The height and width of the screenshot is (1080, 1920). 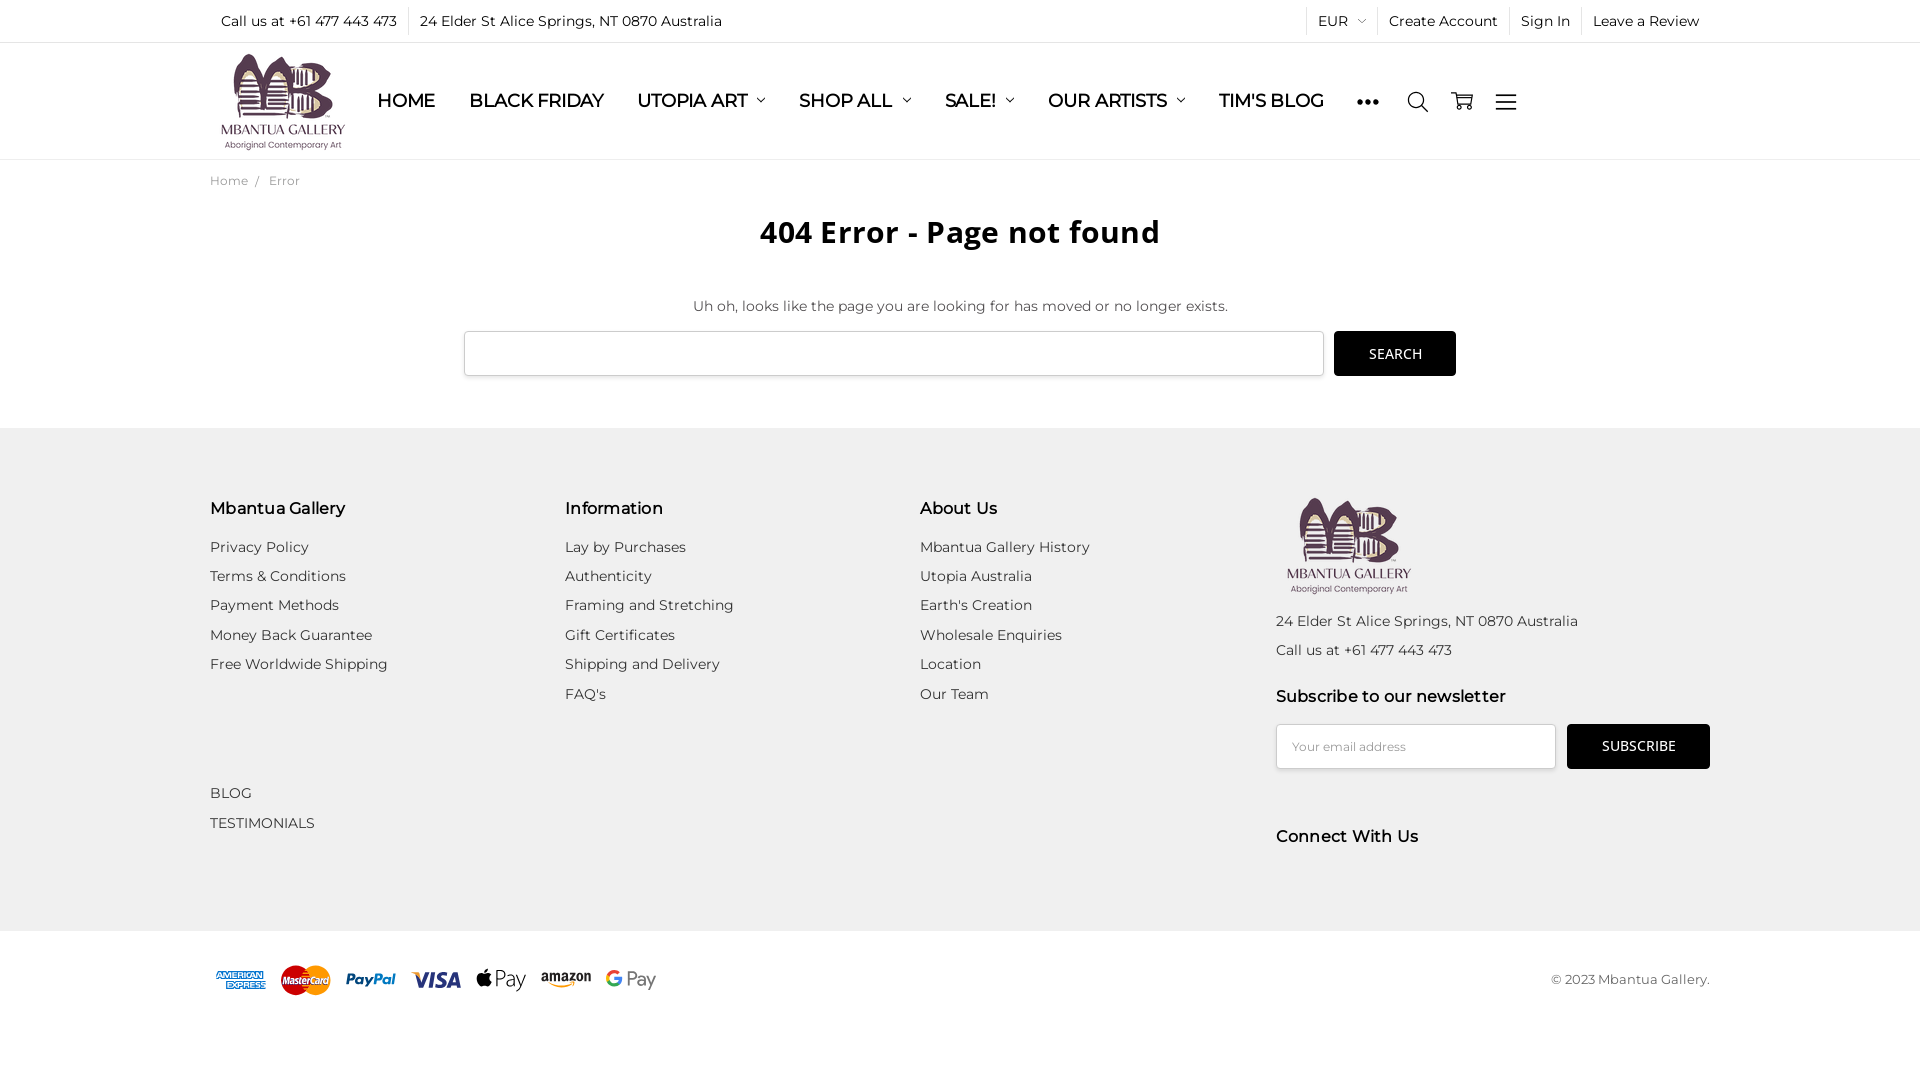 I want to click on 'Error', so click(x=283, y=180).